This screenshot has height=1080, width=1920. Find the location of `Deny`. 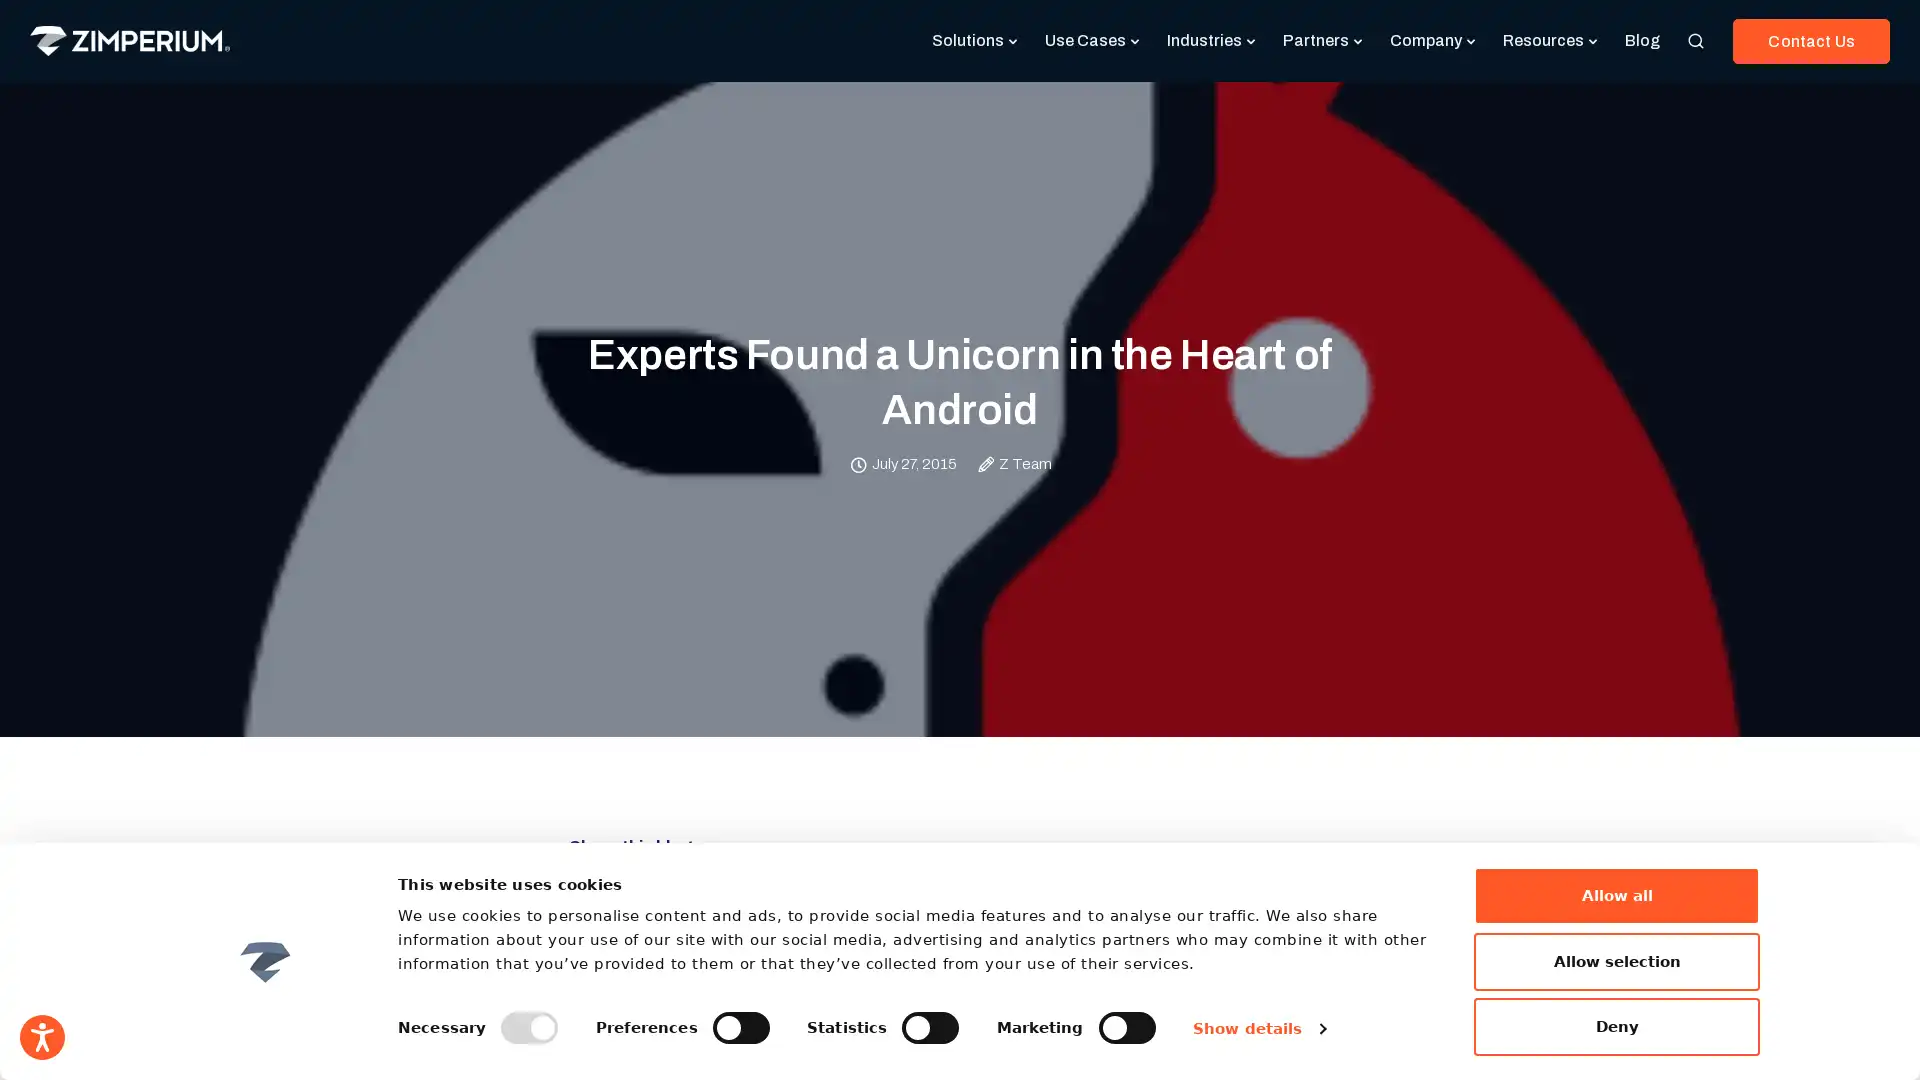

Deny is located at coordinates (1617, 1026).